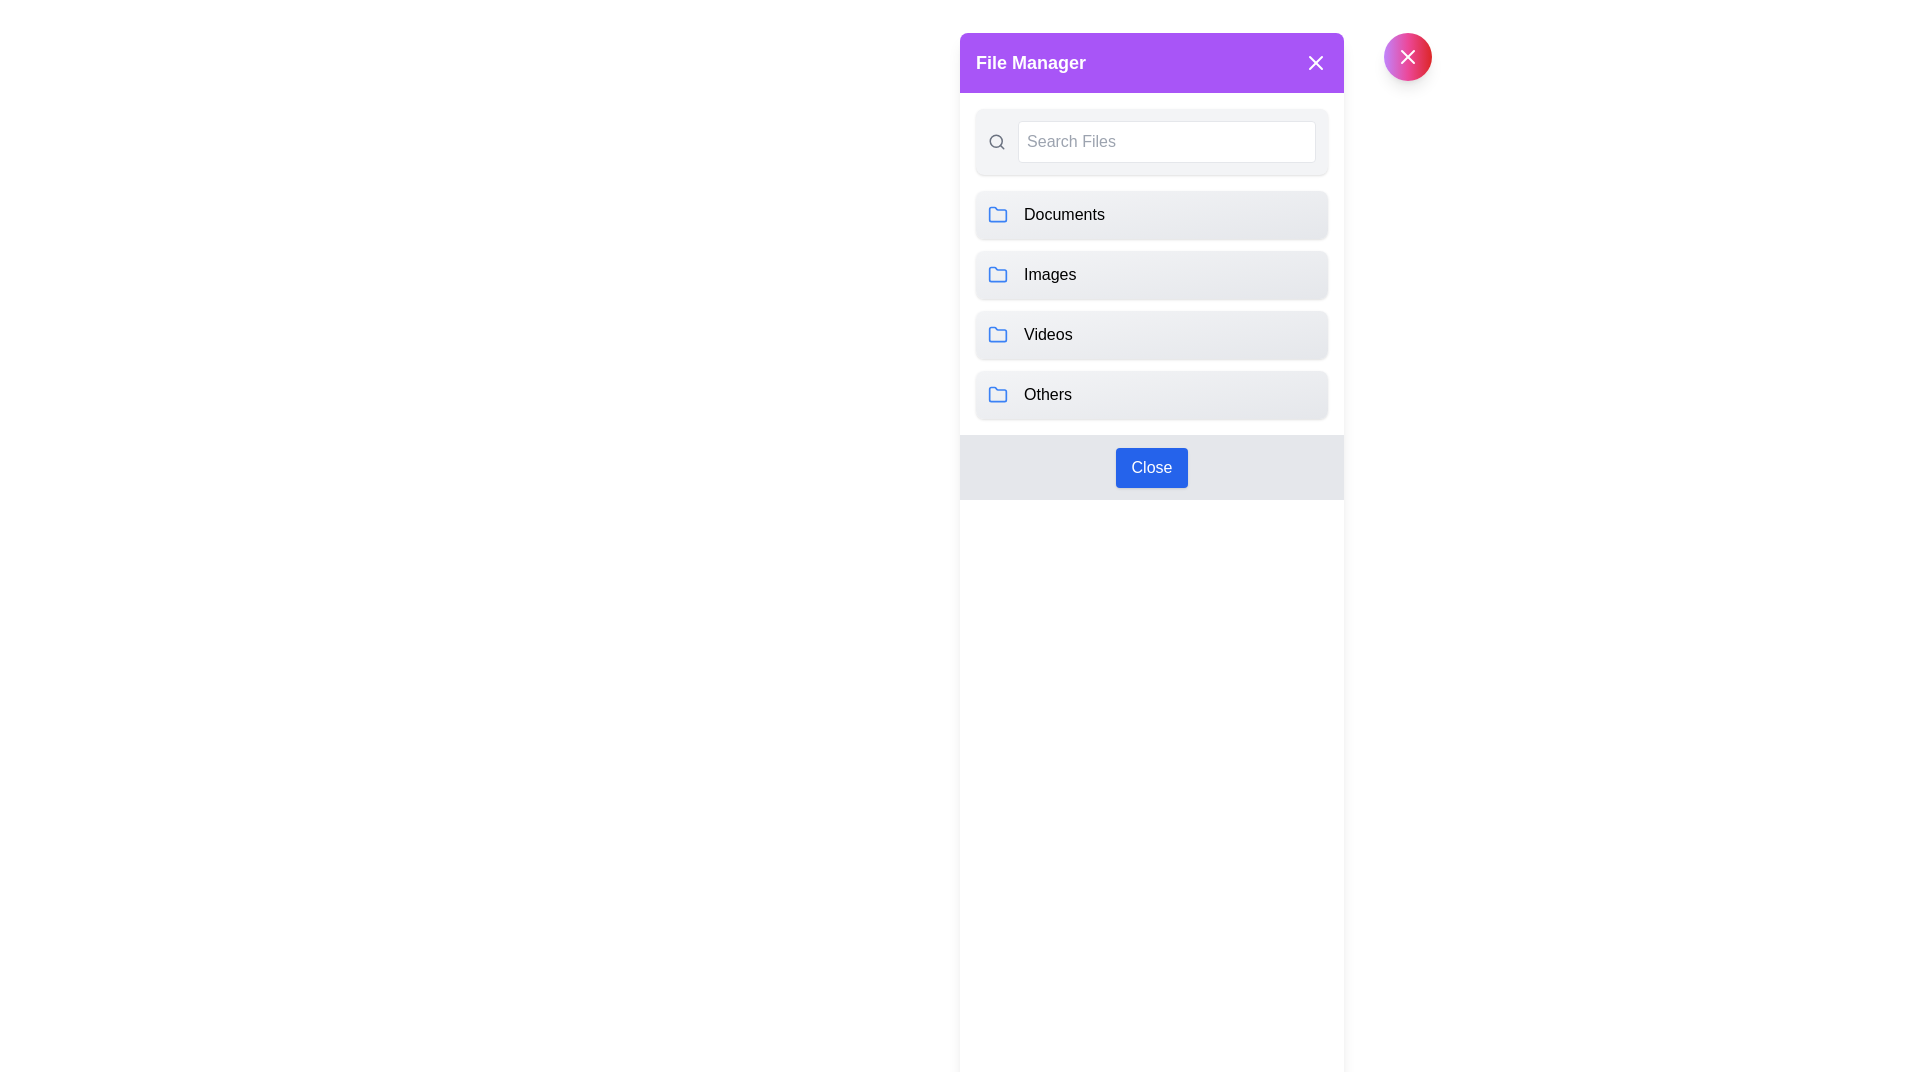  I want to click on the close button located at the far-right end of the top purple header bar of the 'File Manager', so click(1406, 56).